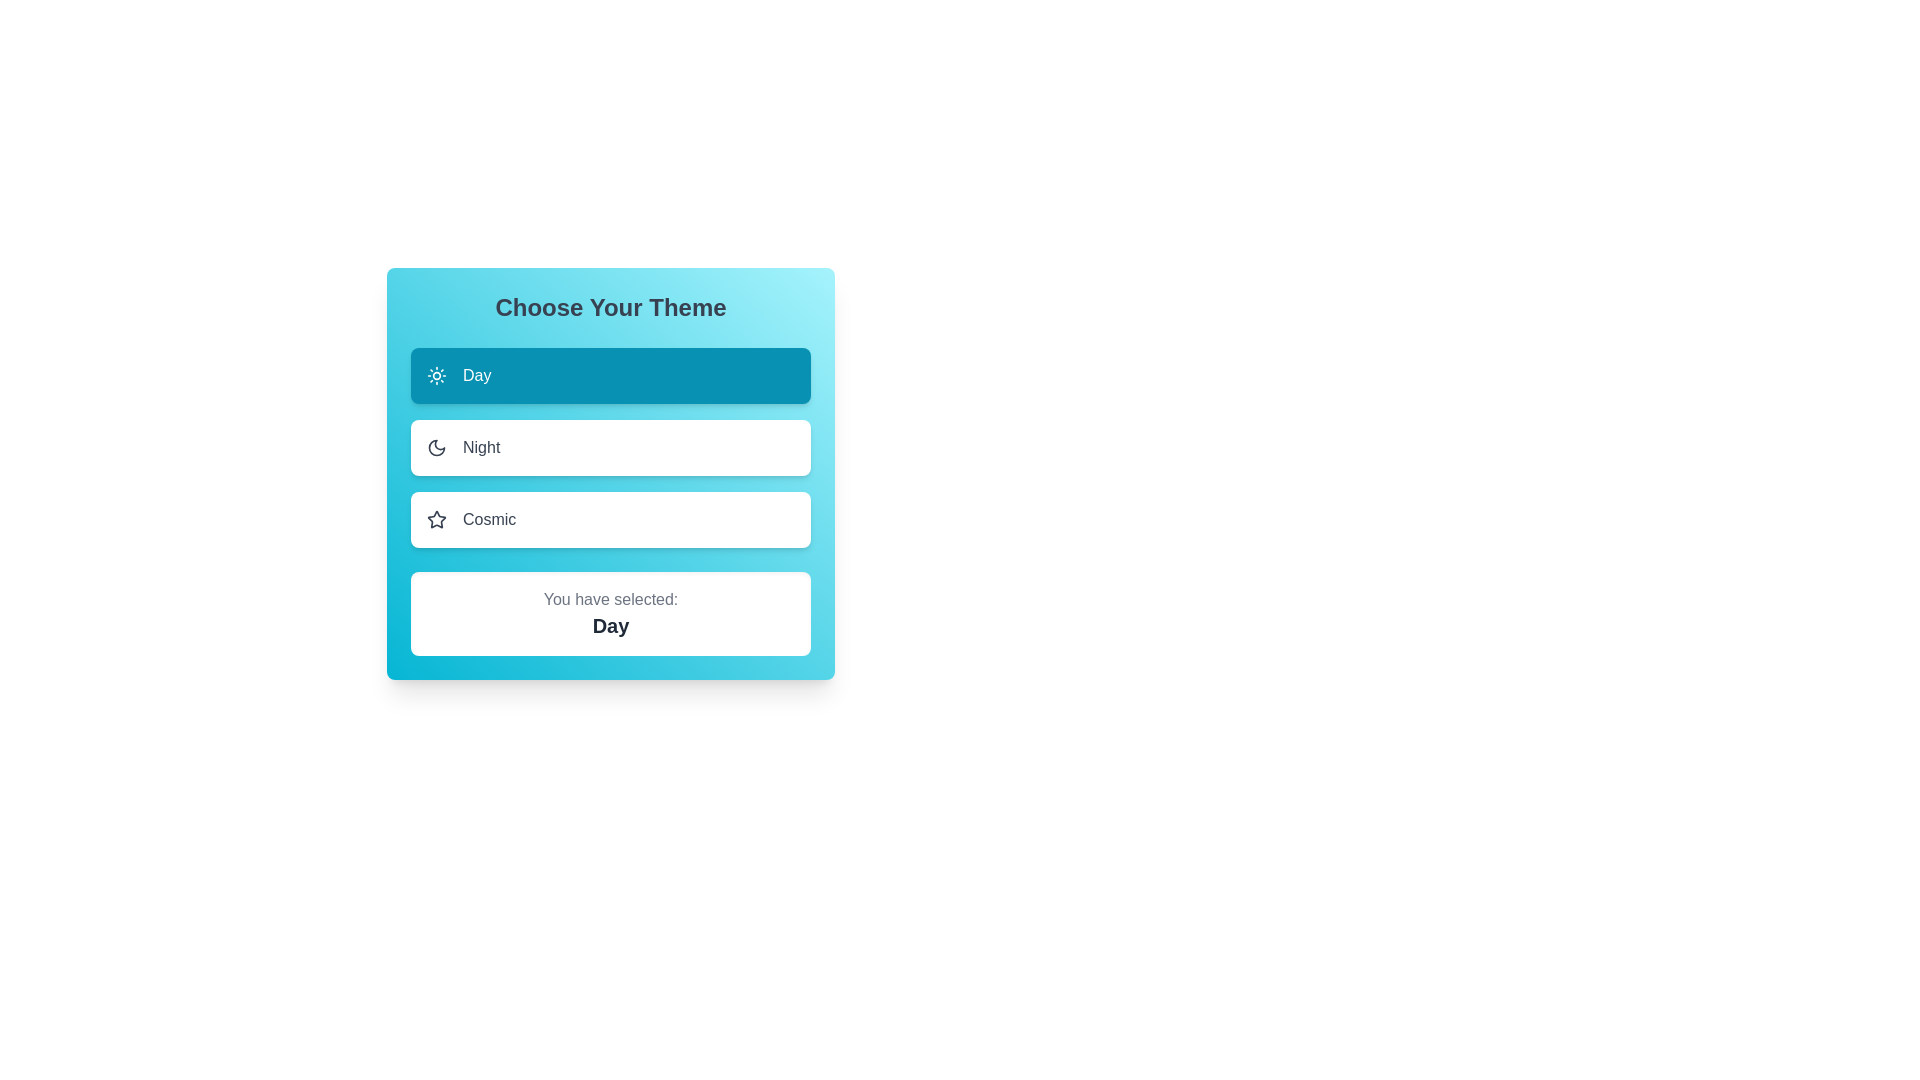 The image size is (1920, 1080). Describe the element at coordinates (489, 519) in the screenshot. I see `text label indicating the theme option labeled as 'Cosmic', which is part of the interactive theme selector` at that location.